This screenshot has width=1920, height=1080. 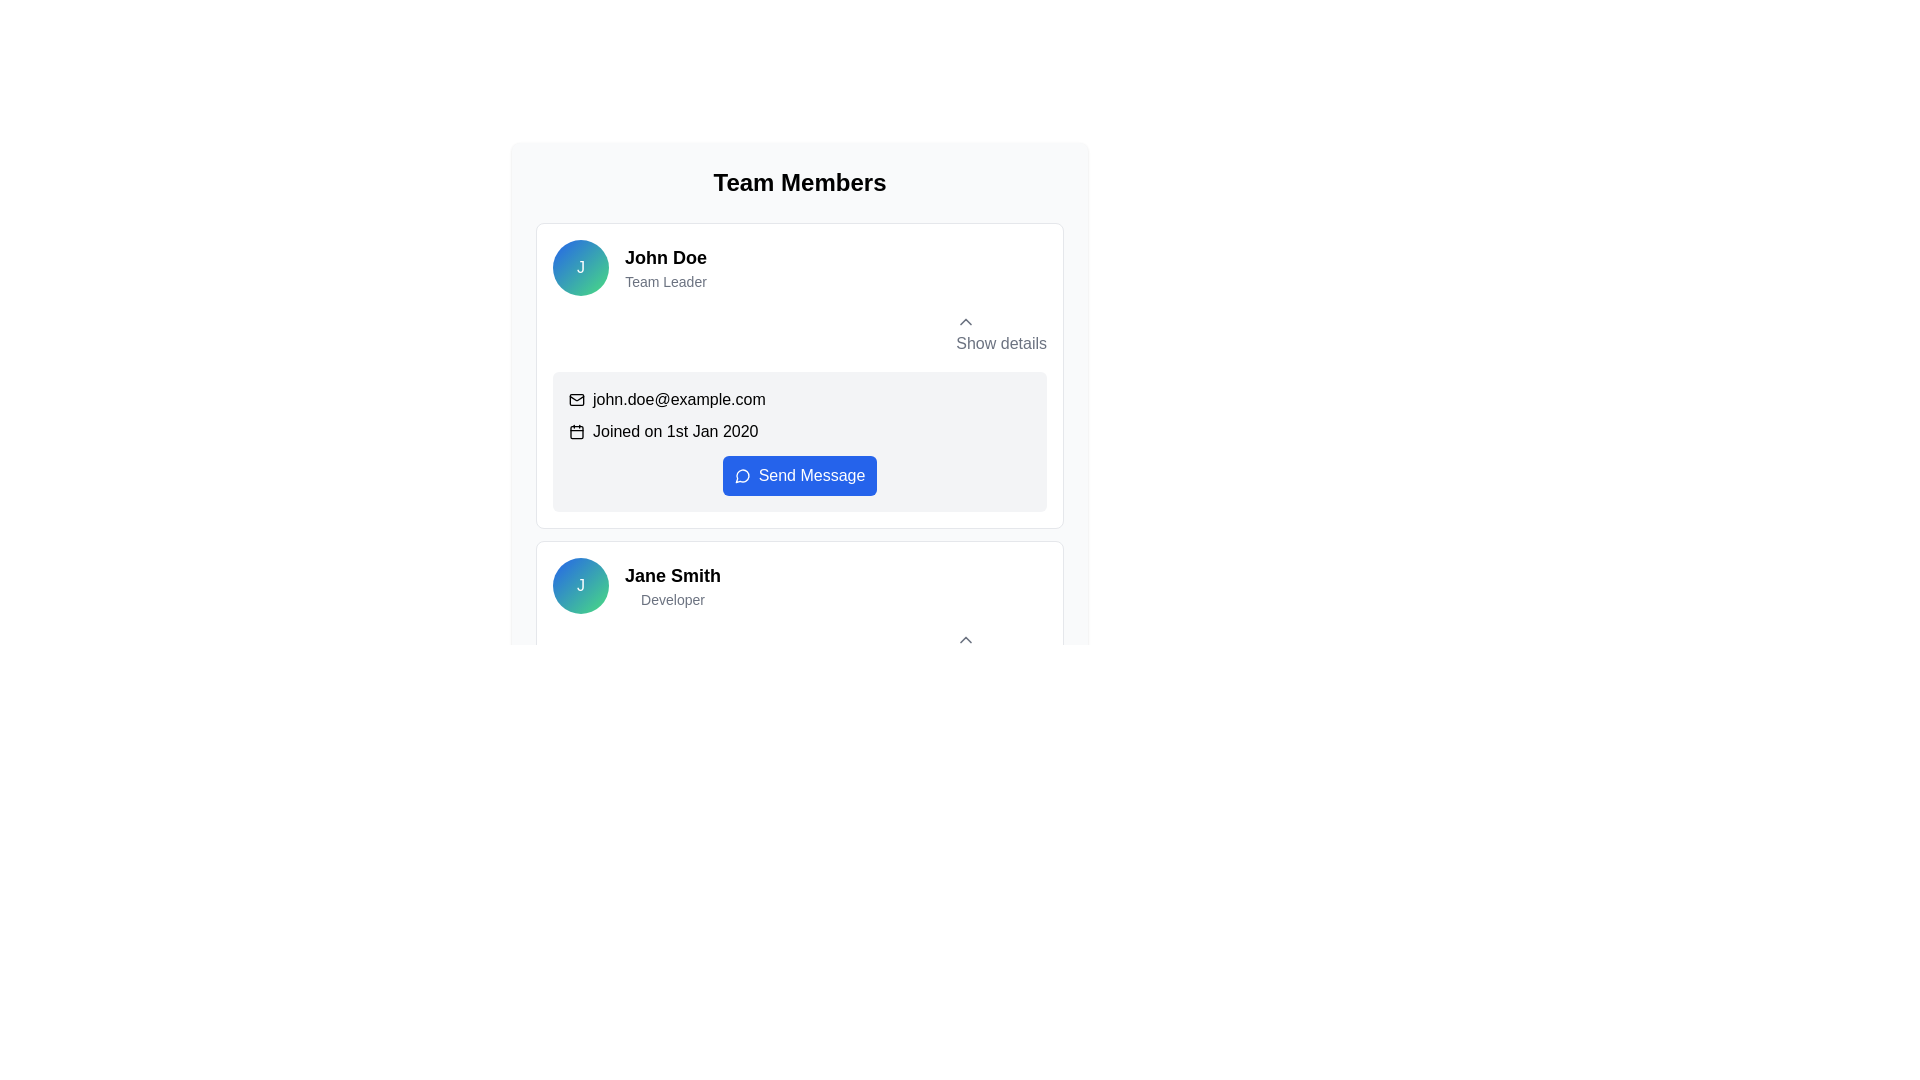 What do you see at coordinates (800, 475) in the screenshot?
I see `the blue button labeled 'Send Message' with a message bubble icon located at the bottom right of the section displaying 'john.doe@example.com'` at bounding box center [800, 475].